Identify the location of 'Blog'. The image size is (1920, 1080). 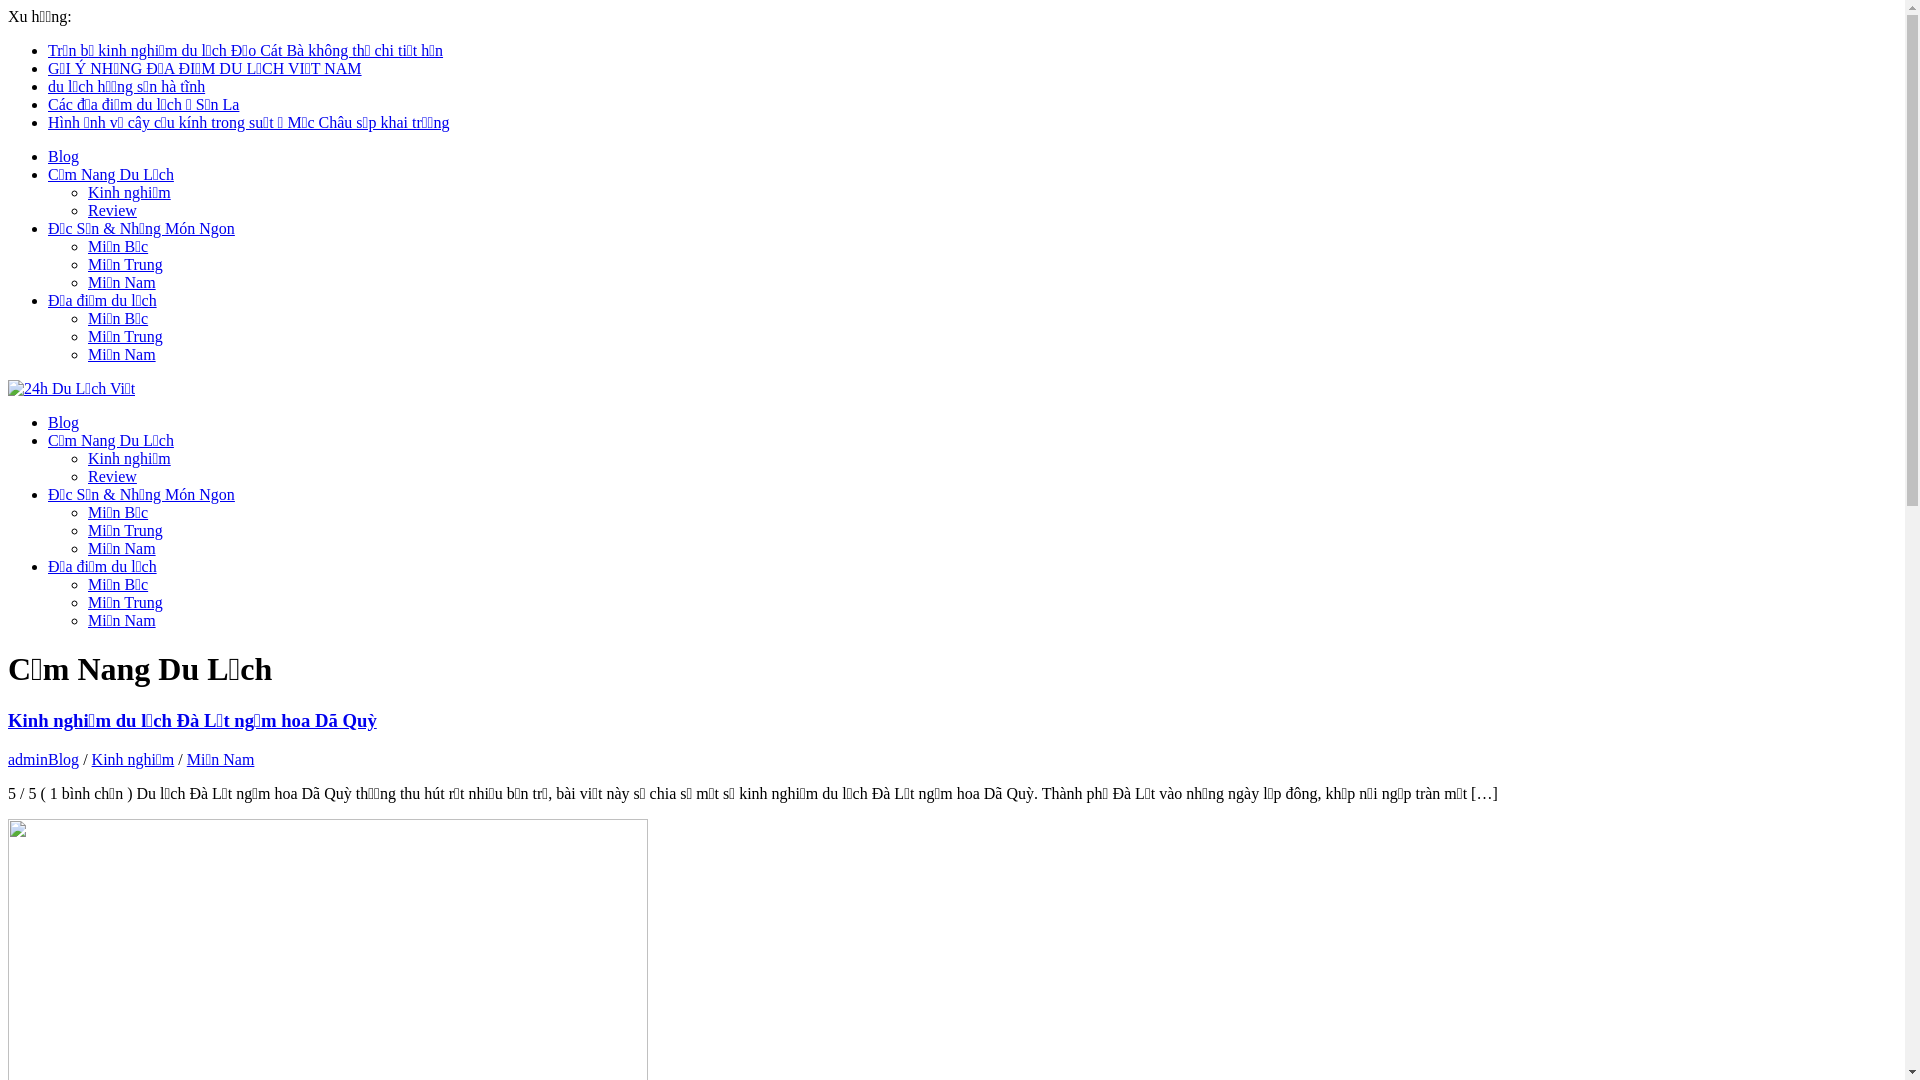
(63, 759).